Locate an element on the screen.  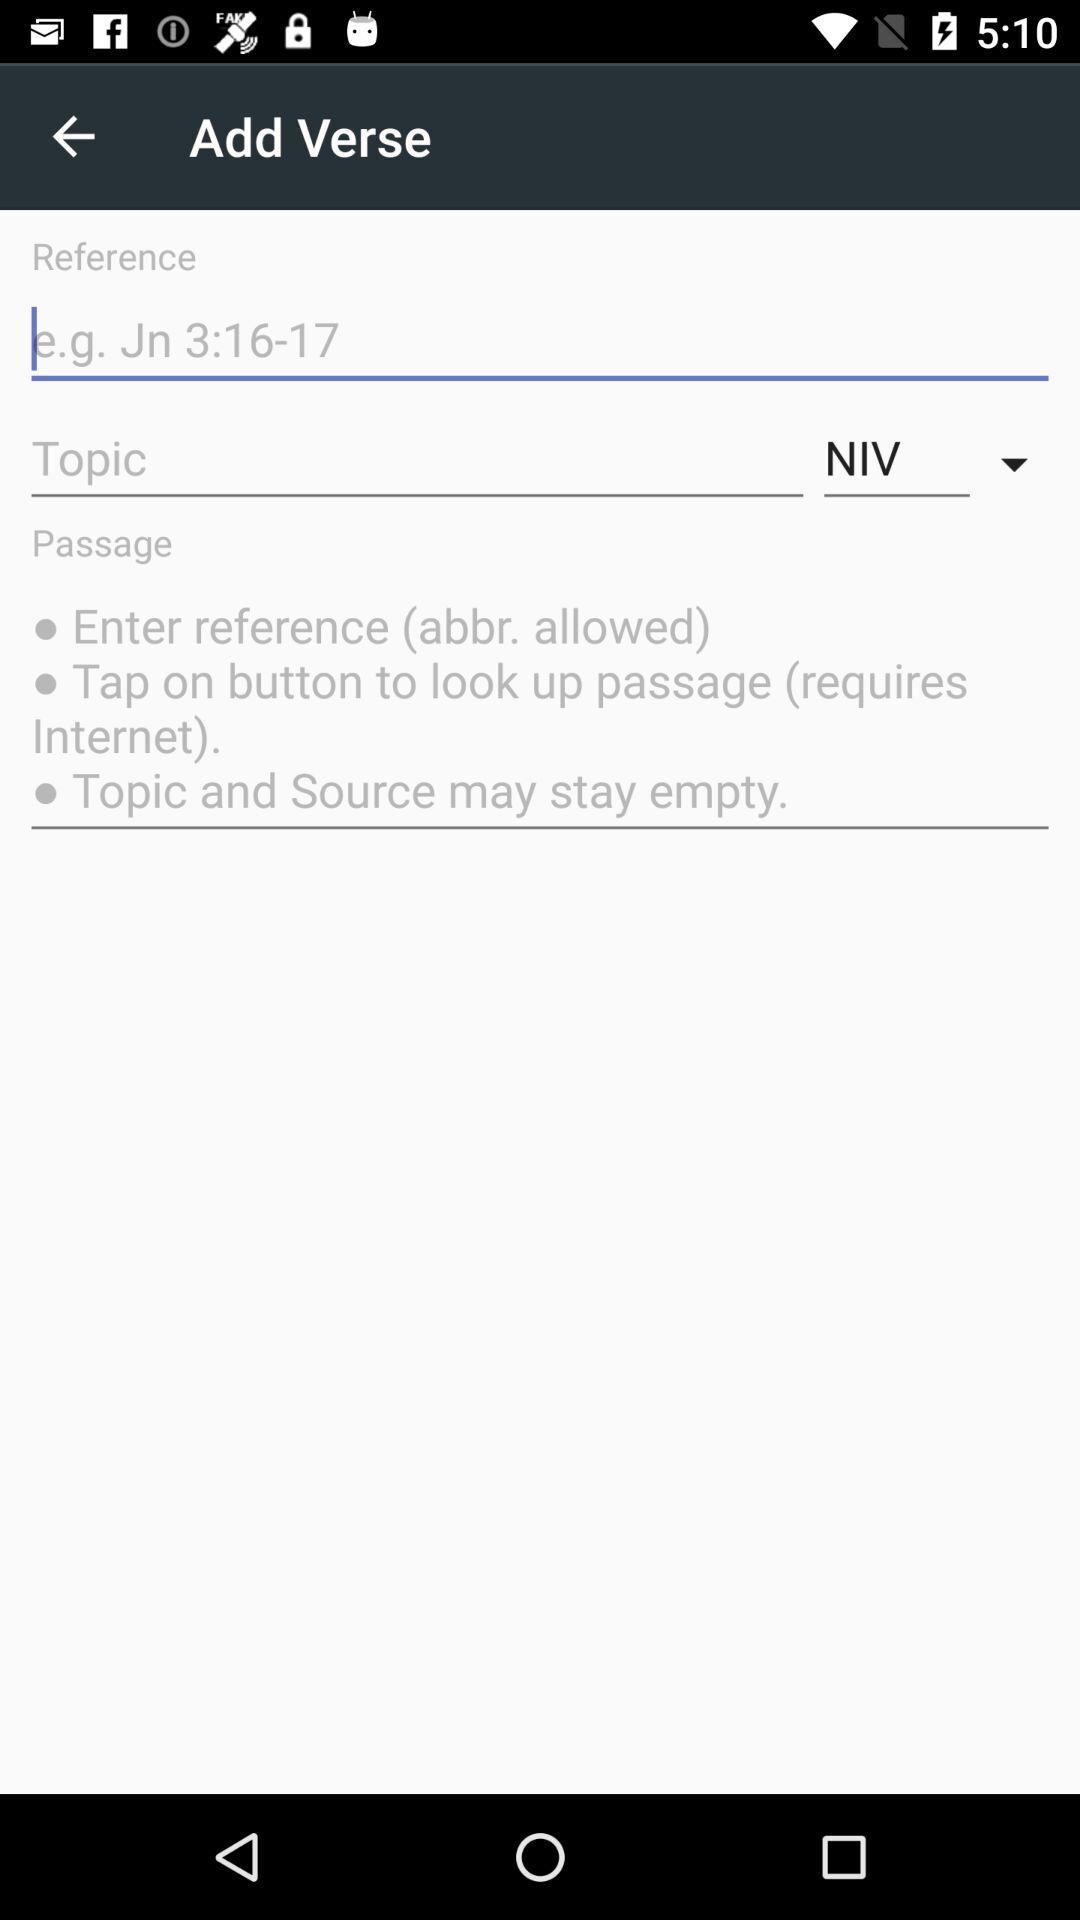
the niv icon is located at coordinates (896, 457).